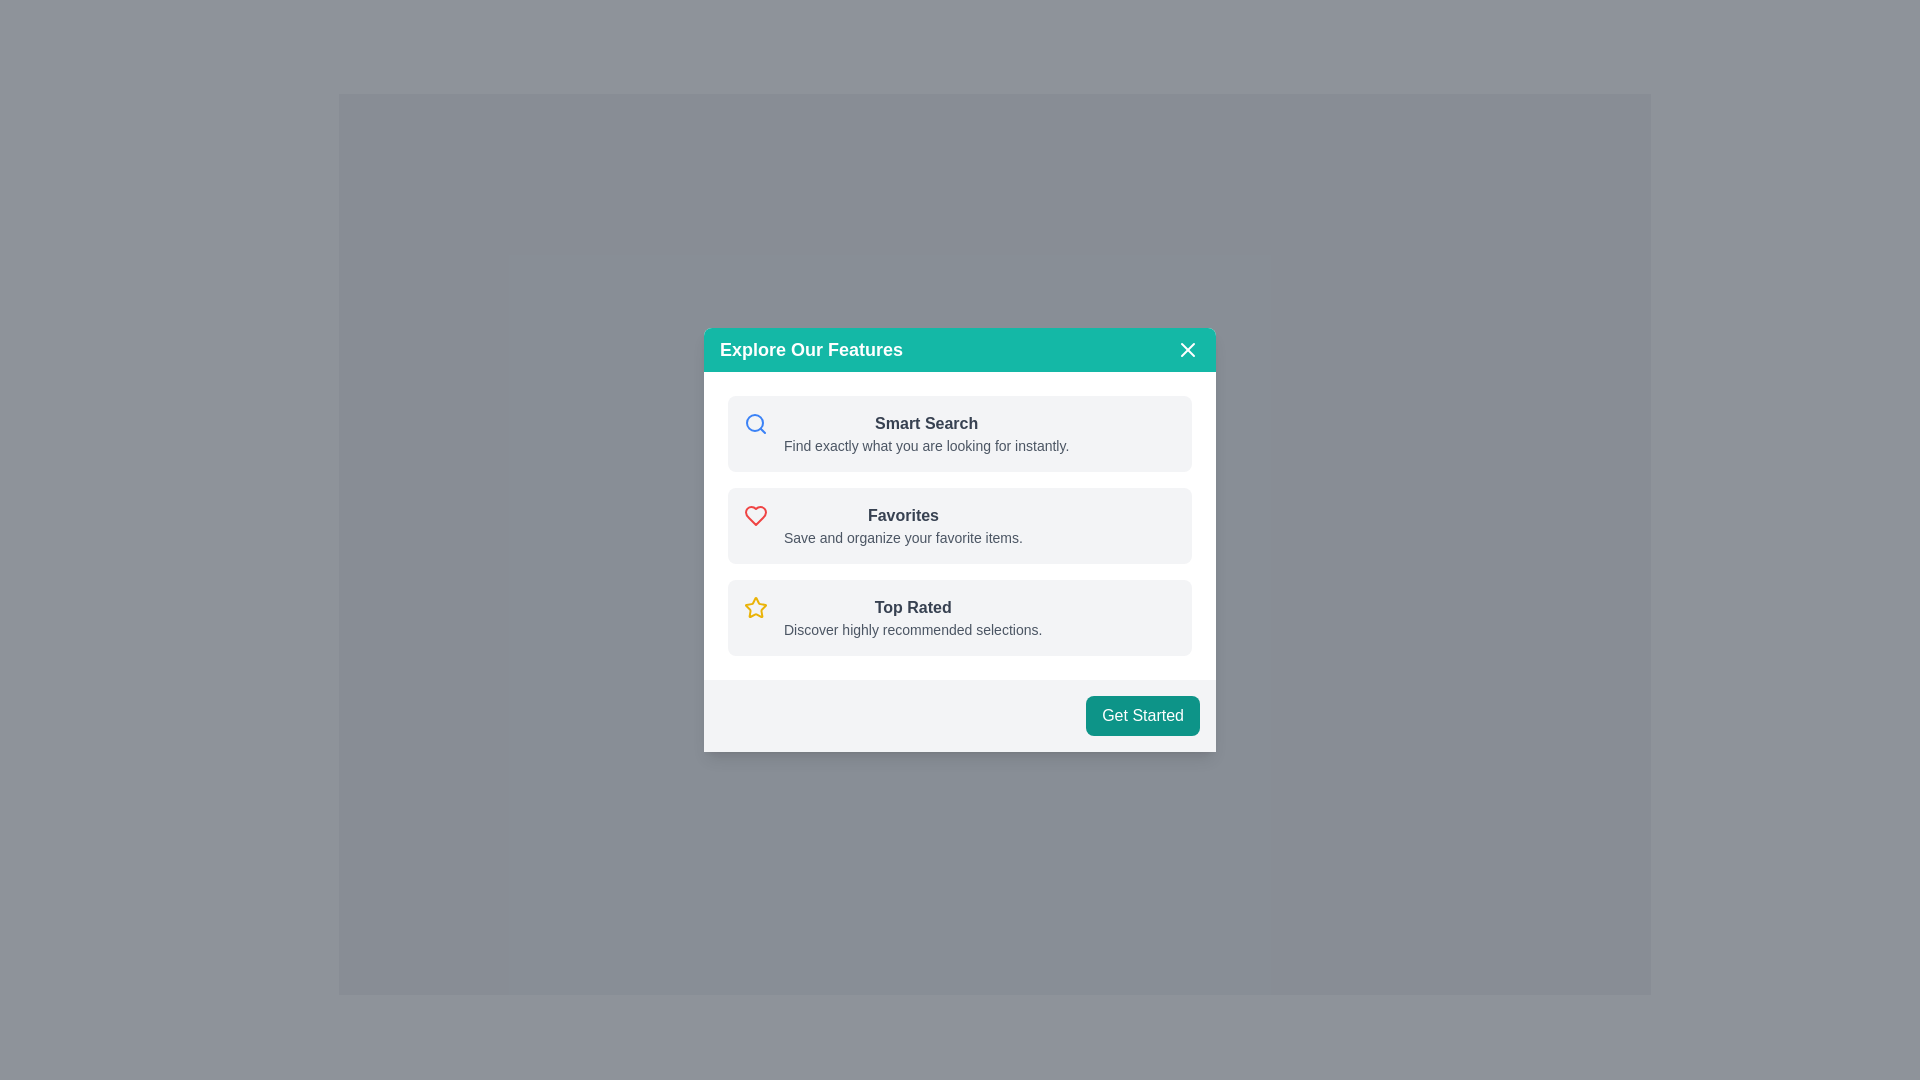 The image size is (1920, 1080). Describe the element at coordinates (960, 524) in the screenshot. I see `the Informational panel that displays a feature list, located under the 'Explore Our Features' header and above the 'Get Started' button, to enable additional interaction options` at that location.